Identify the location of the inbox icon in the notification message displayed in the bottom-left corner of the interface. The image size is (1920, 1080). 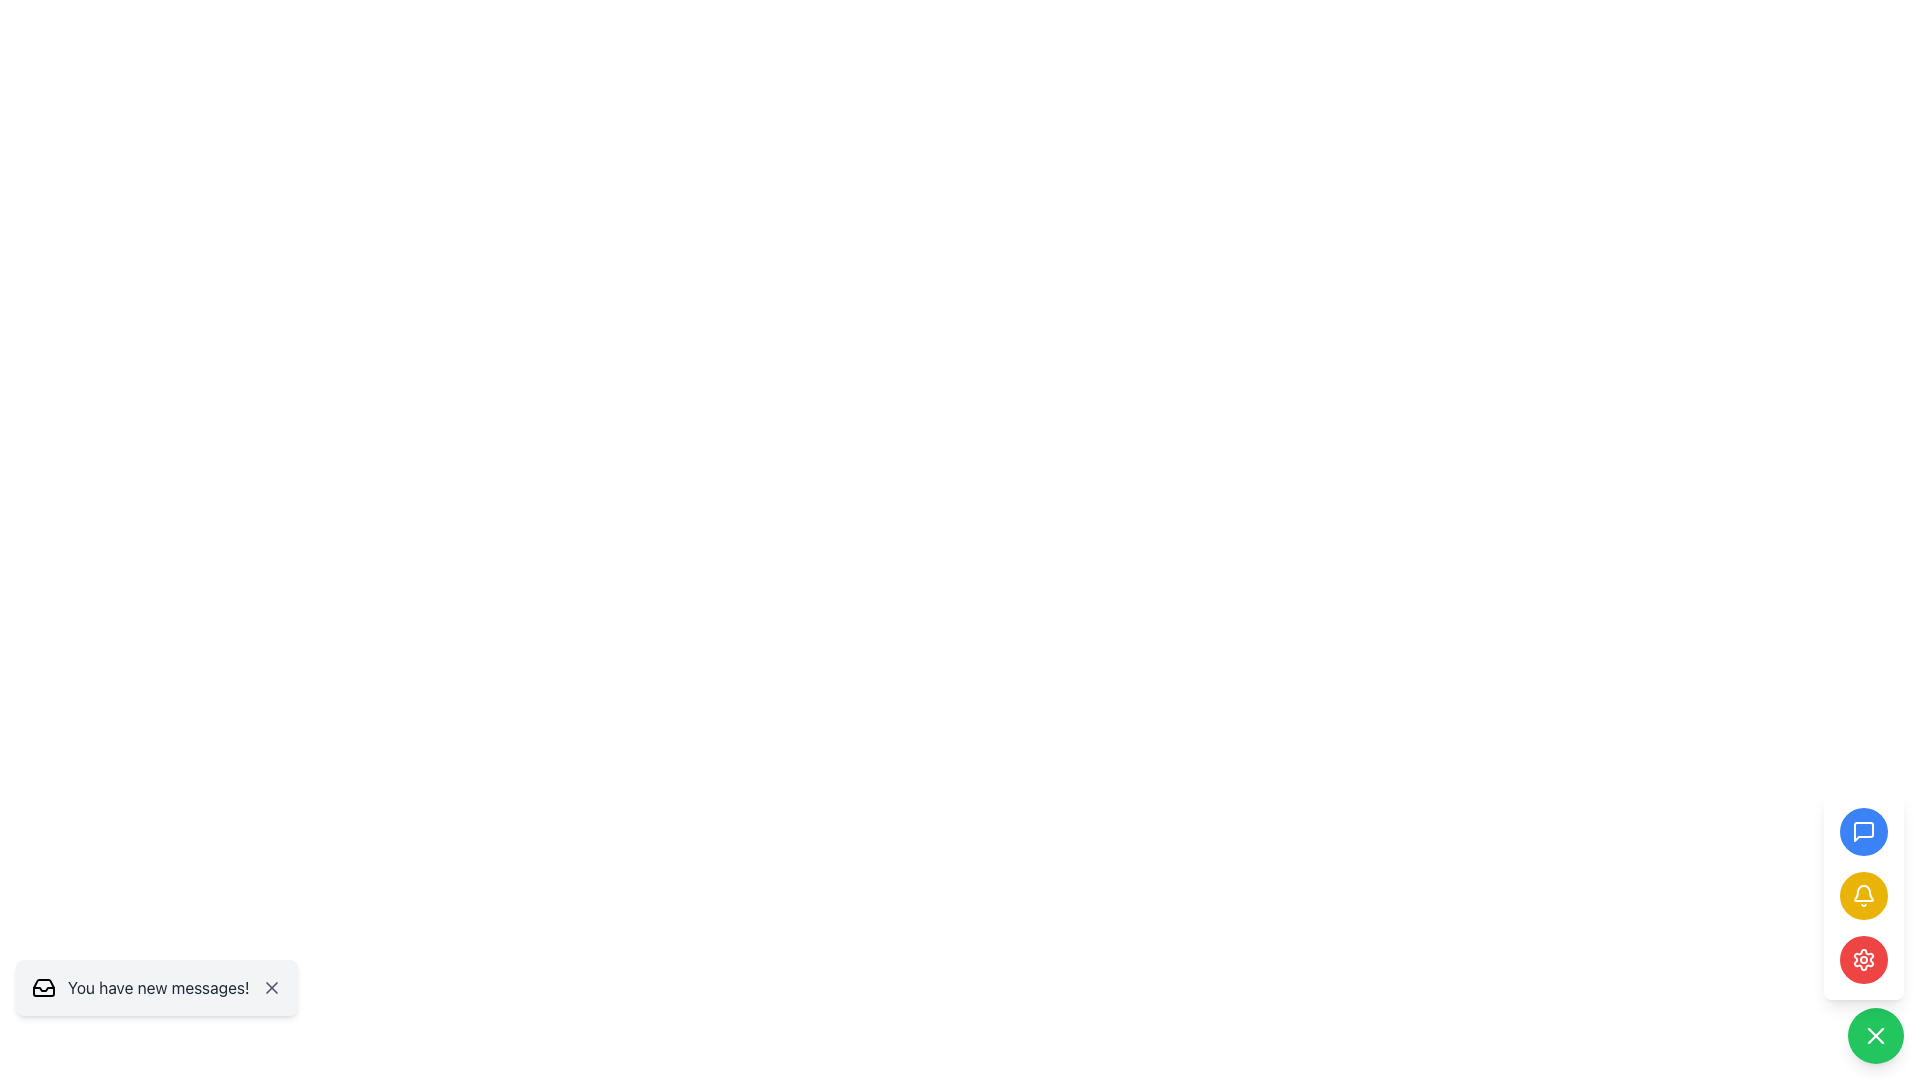
(43, 986).